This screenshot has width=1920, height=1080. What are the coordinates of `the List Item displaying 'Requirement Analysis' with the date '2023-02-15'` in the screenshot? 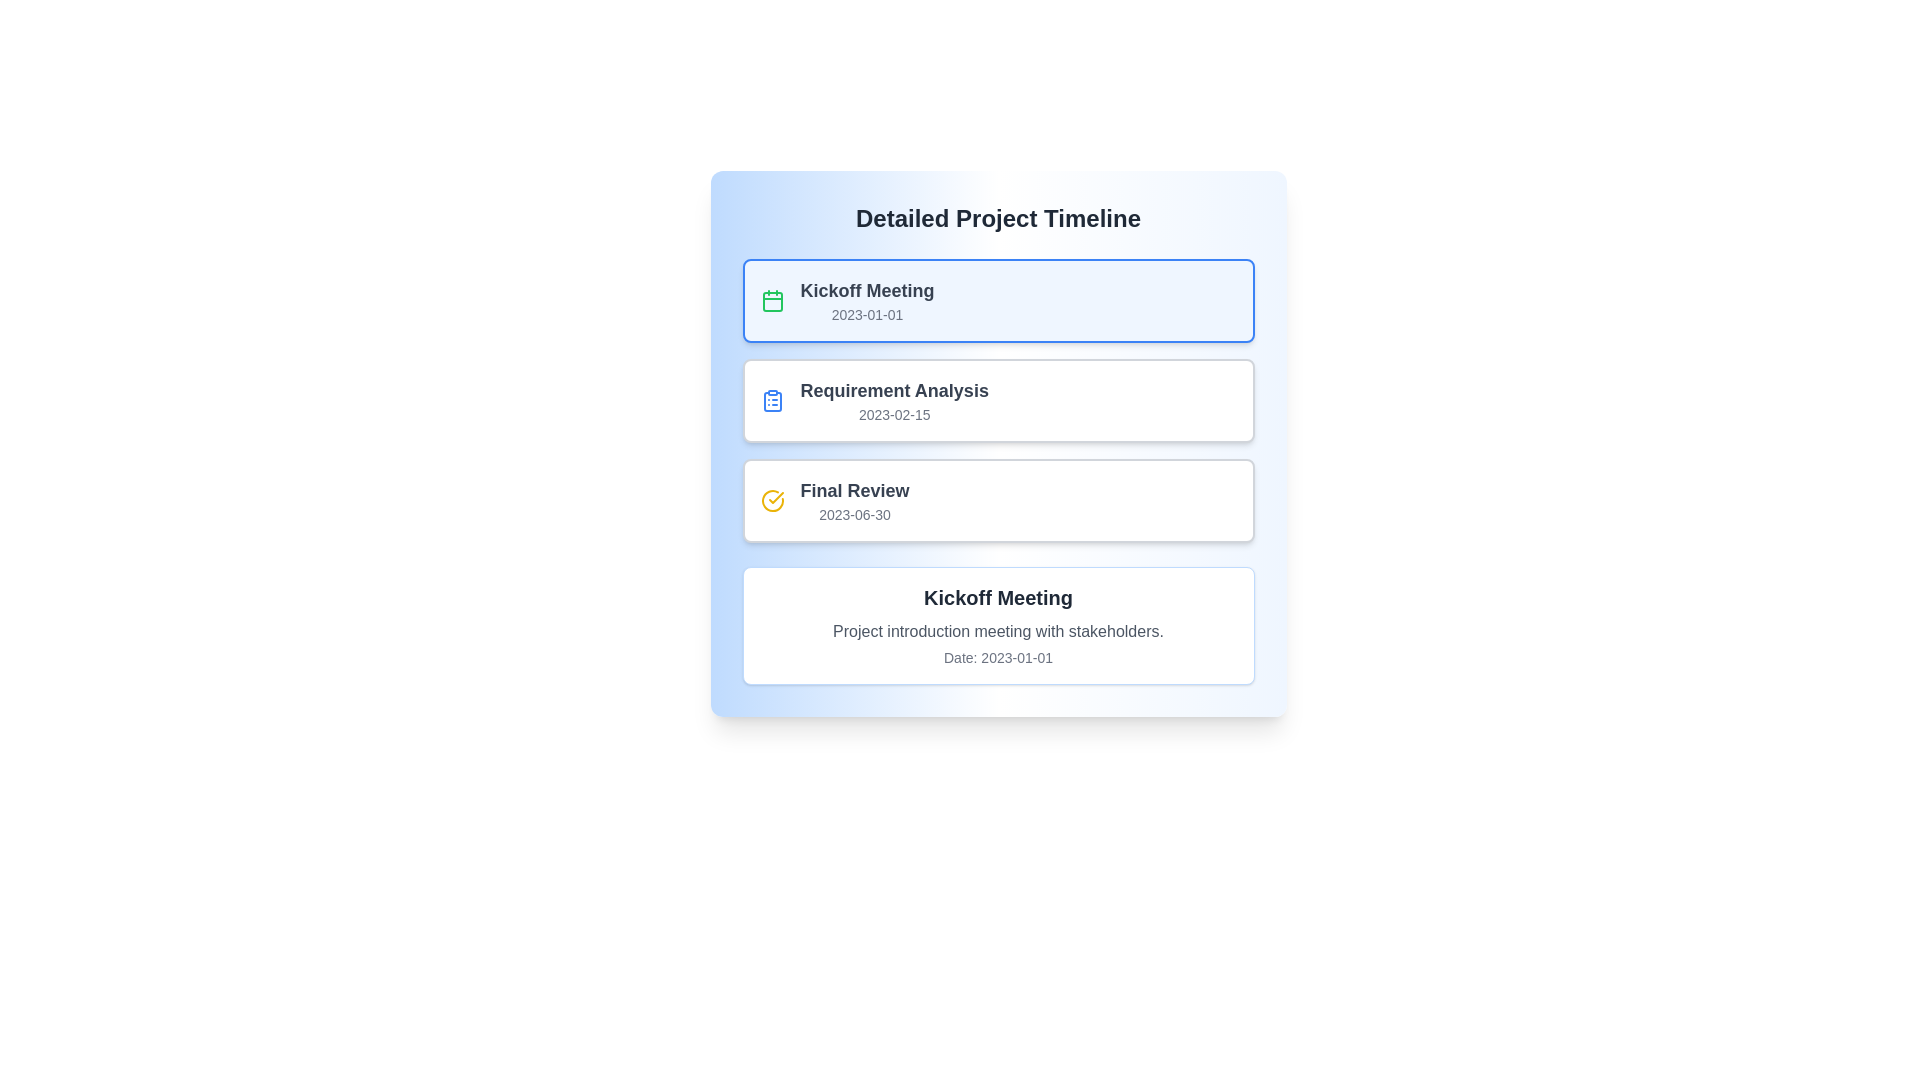 It's located at (998, 401).